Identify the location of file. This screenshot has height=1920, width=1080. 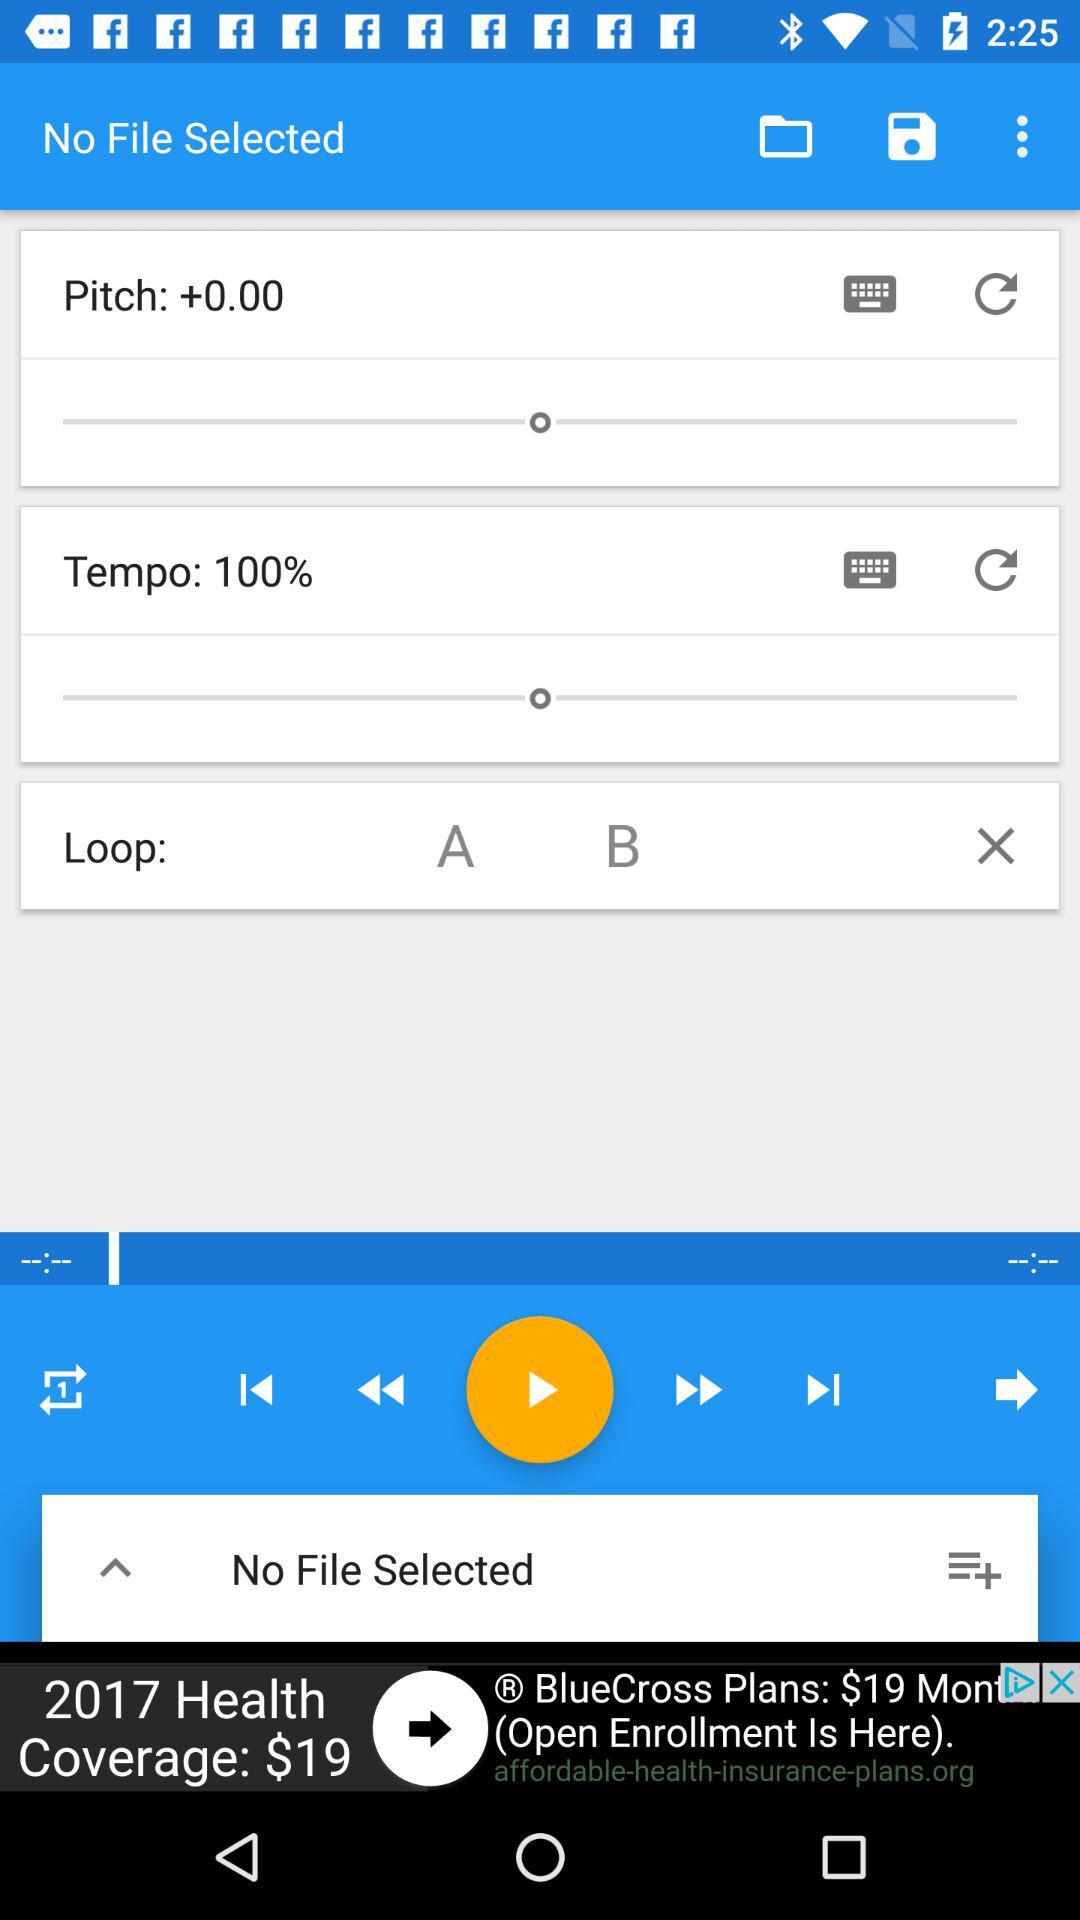
(540, 1388).